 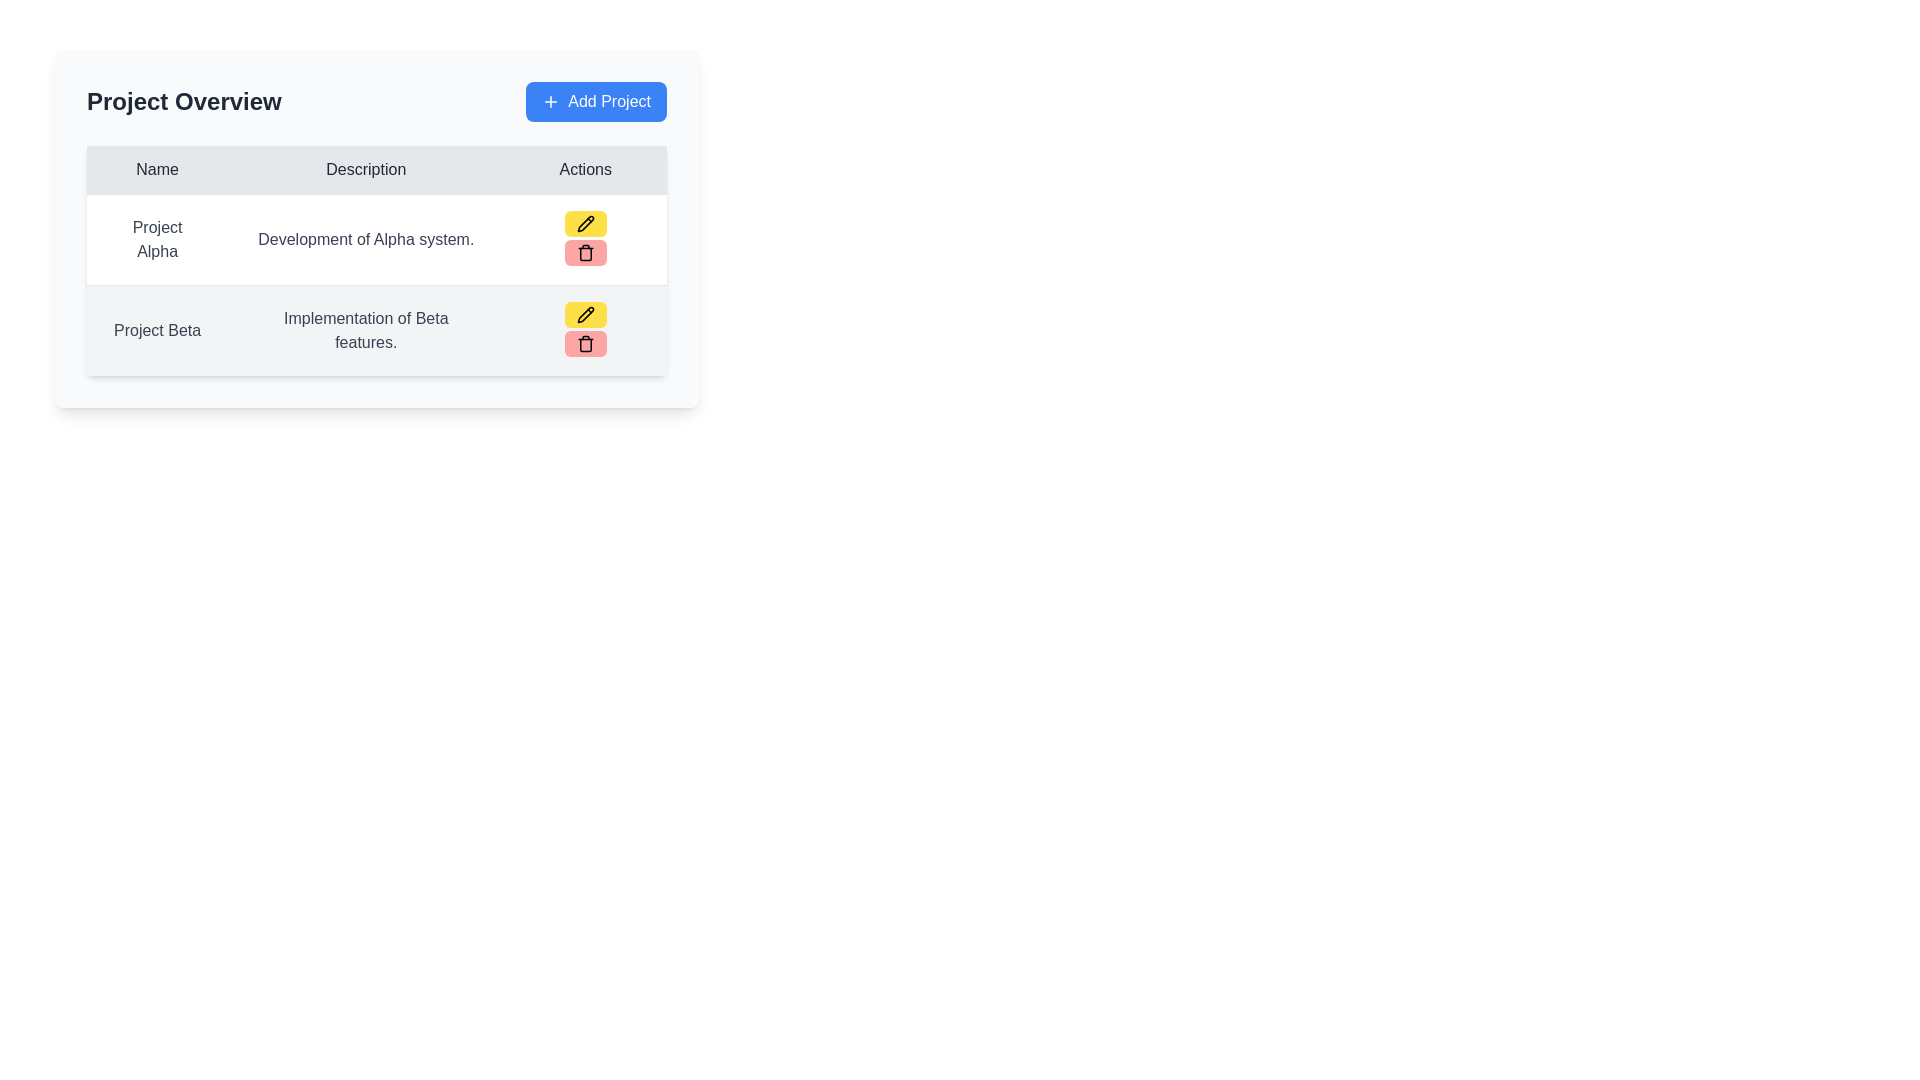 What do you see at coordinates (584, 252) in the screenshot?
I see `the delete icon button, which is a trash can icon situated in the second row of the 'Actions' column` at bounding box center [584, 252].